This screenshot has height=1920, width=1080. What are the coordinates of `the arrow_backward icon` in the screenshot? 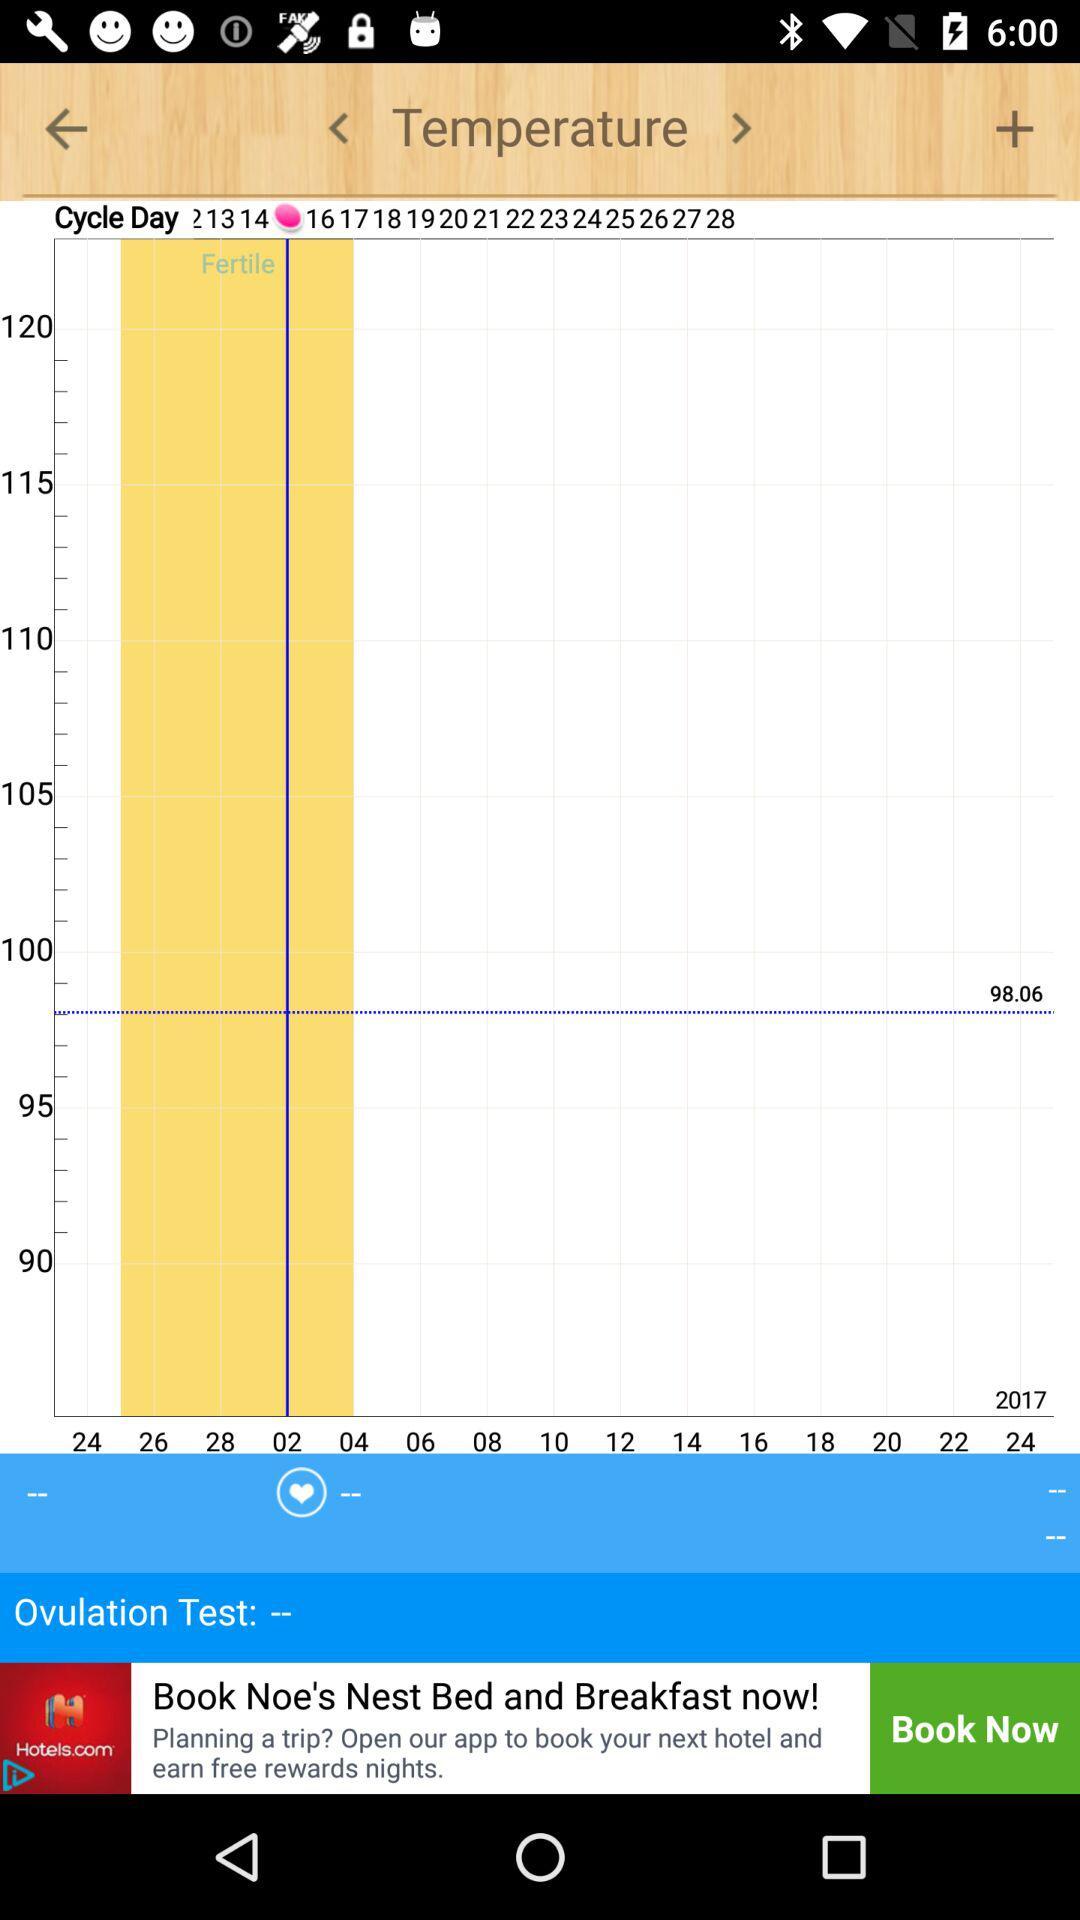 It's located at (64, 127).